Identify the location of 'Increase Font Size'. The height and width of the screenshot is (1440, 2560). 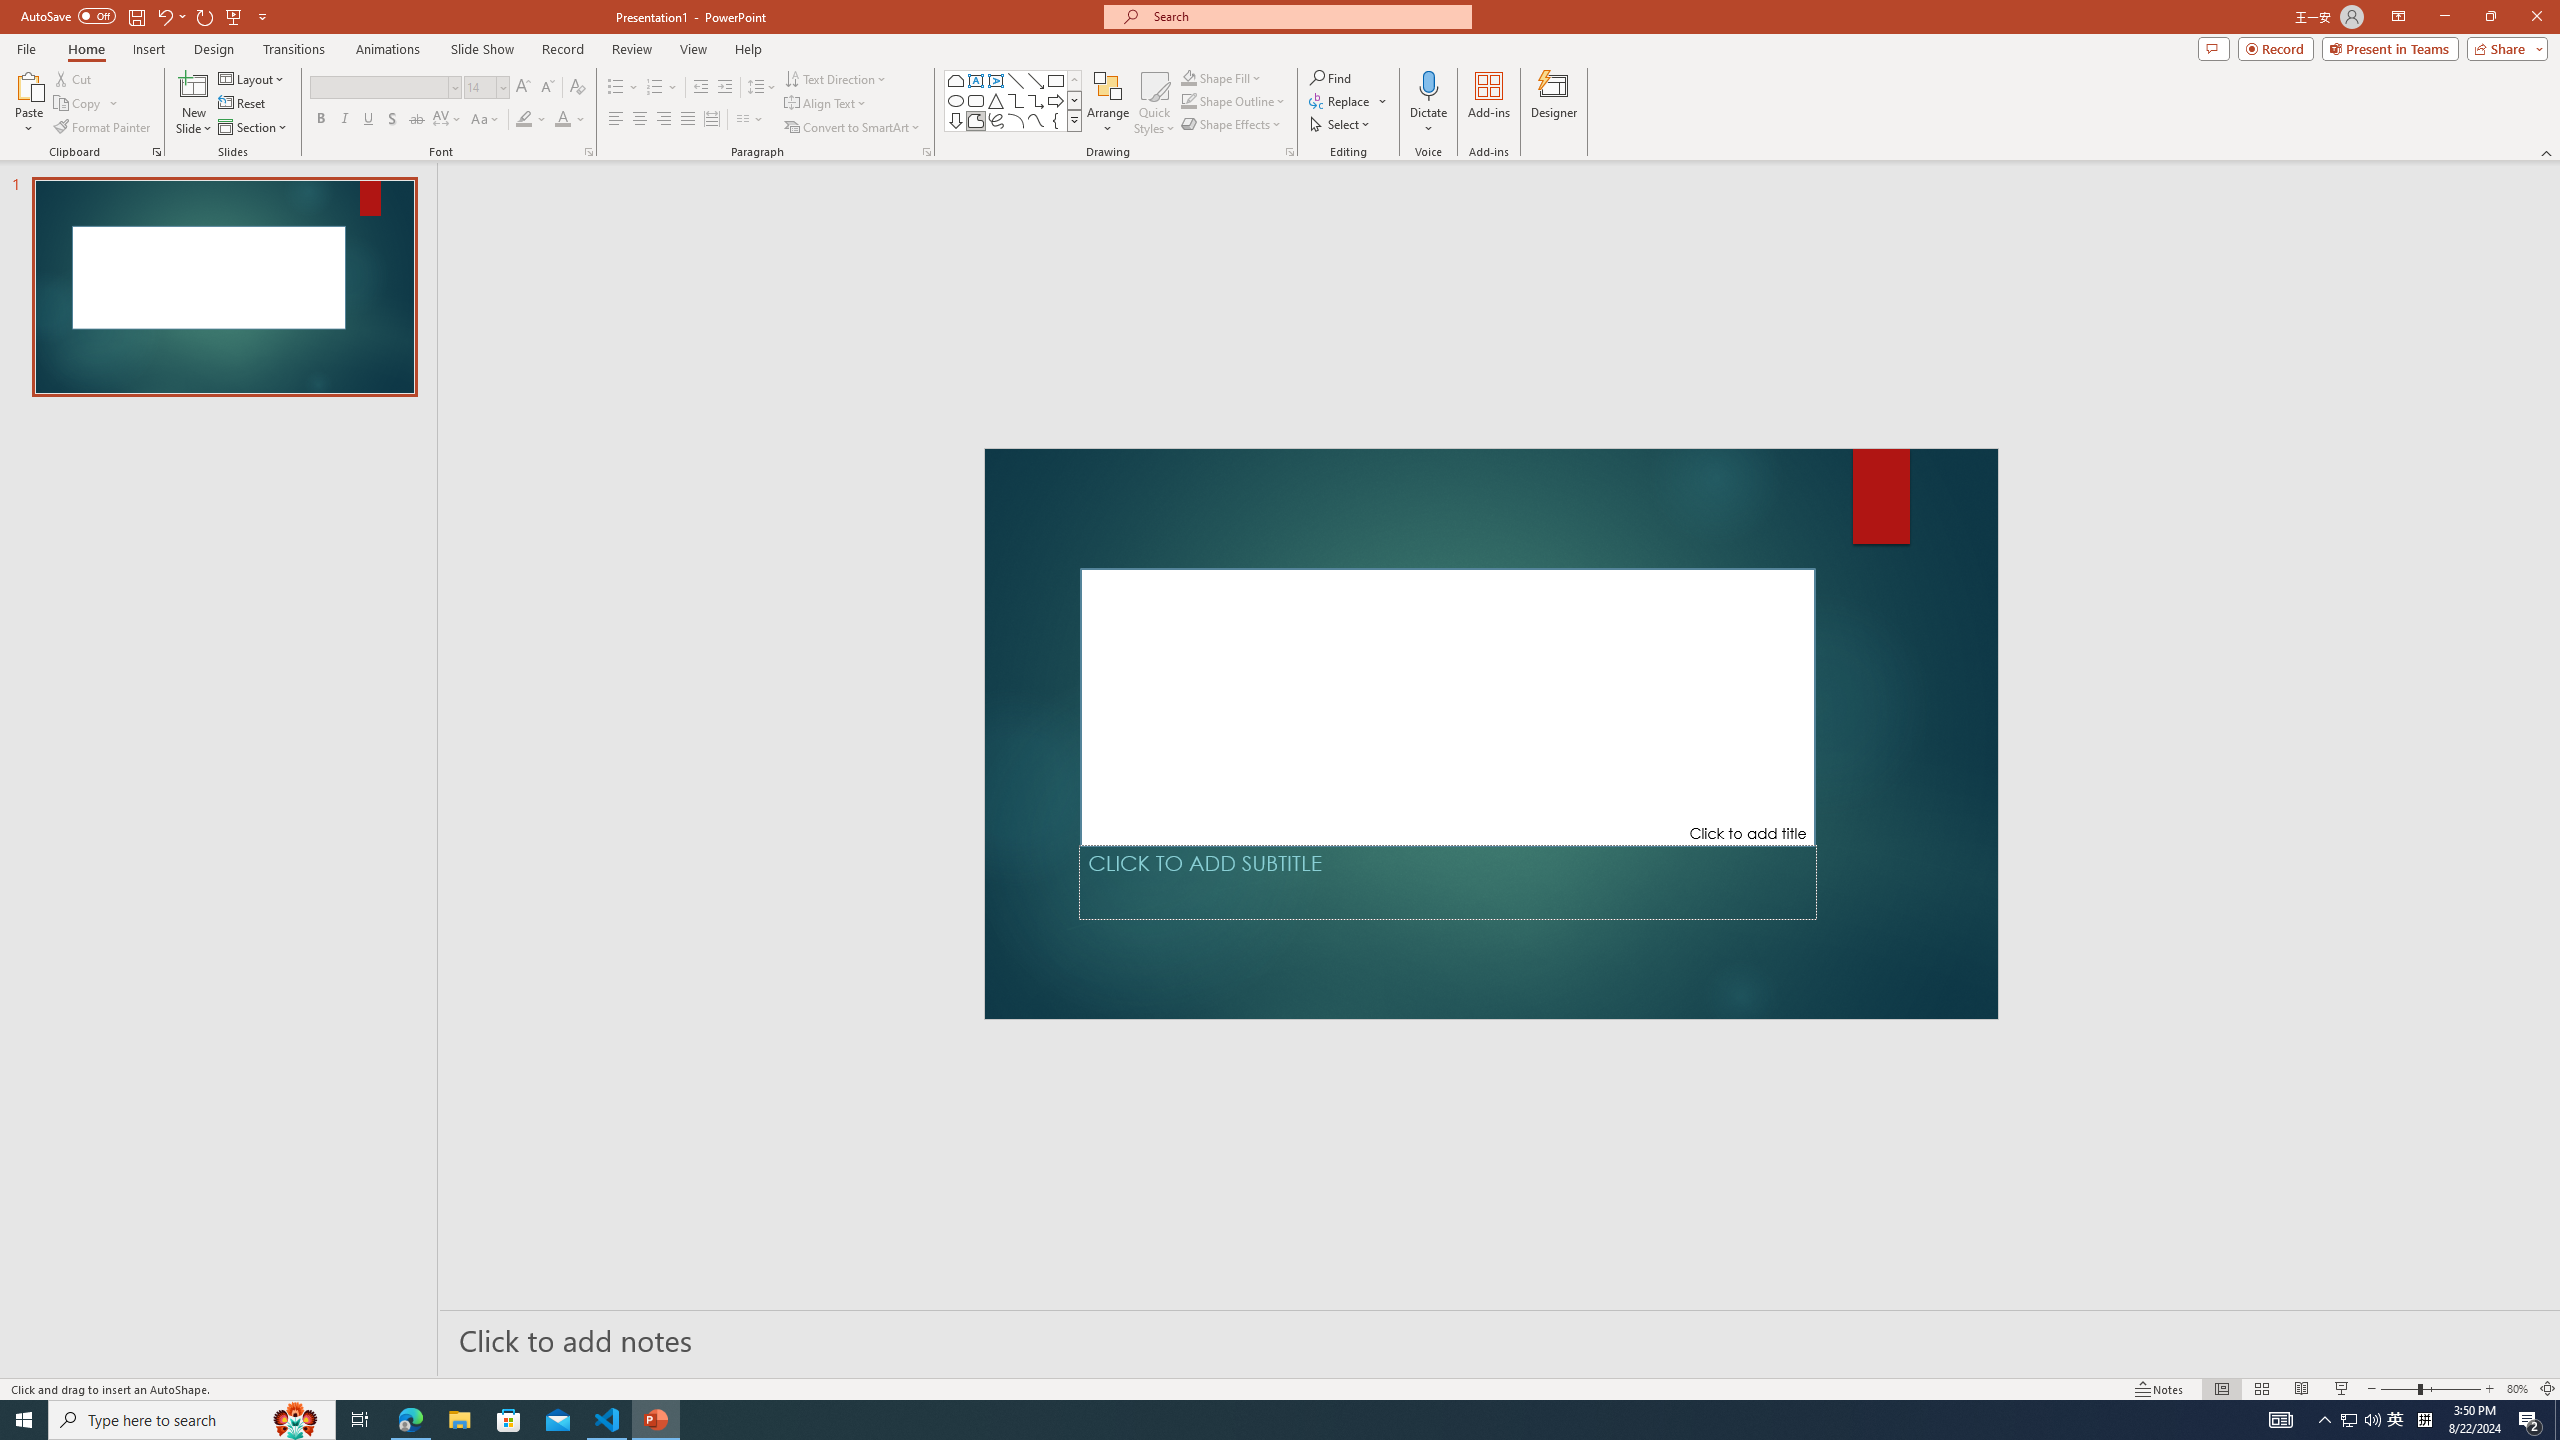
(522, 87).